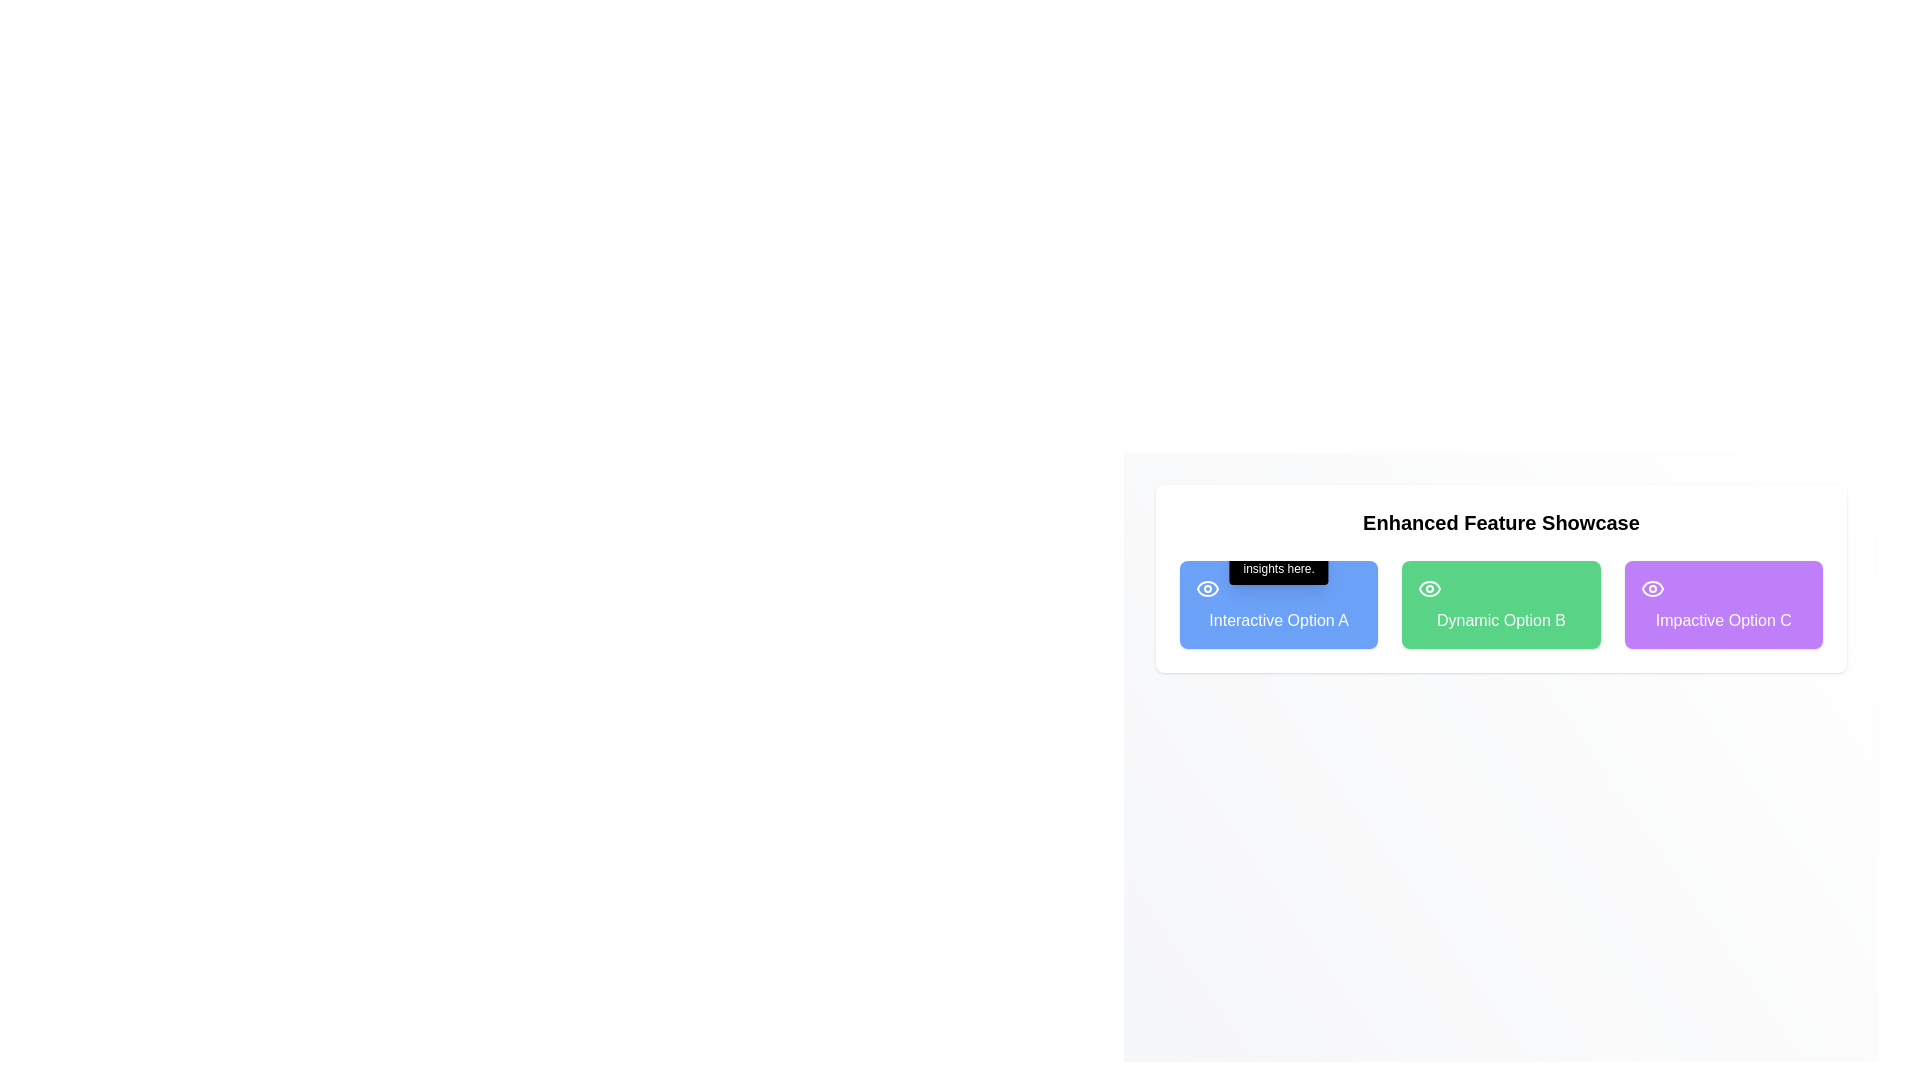 The width and height of the screenshot is (1920, 1080). Describe the element at coordinates (1501, 619) in the screenshot. I see `the text label 'Dynamic Option B' displayed within a green card-like box, positioned between 'Interactive Option A' and 'Impactive Option C'` at that location.